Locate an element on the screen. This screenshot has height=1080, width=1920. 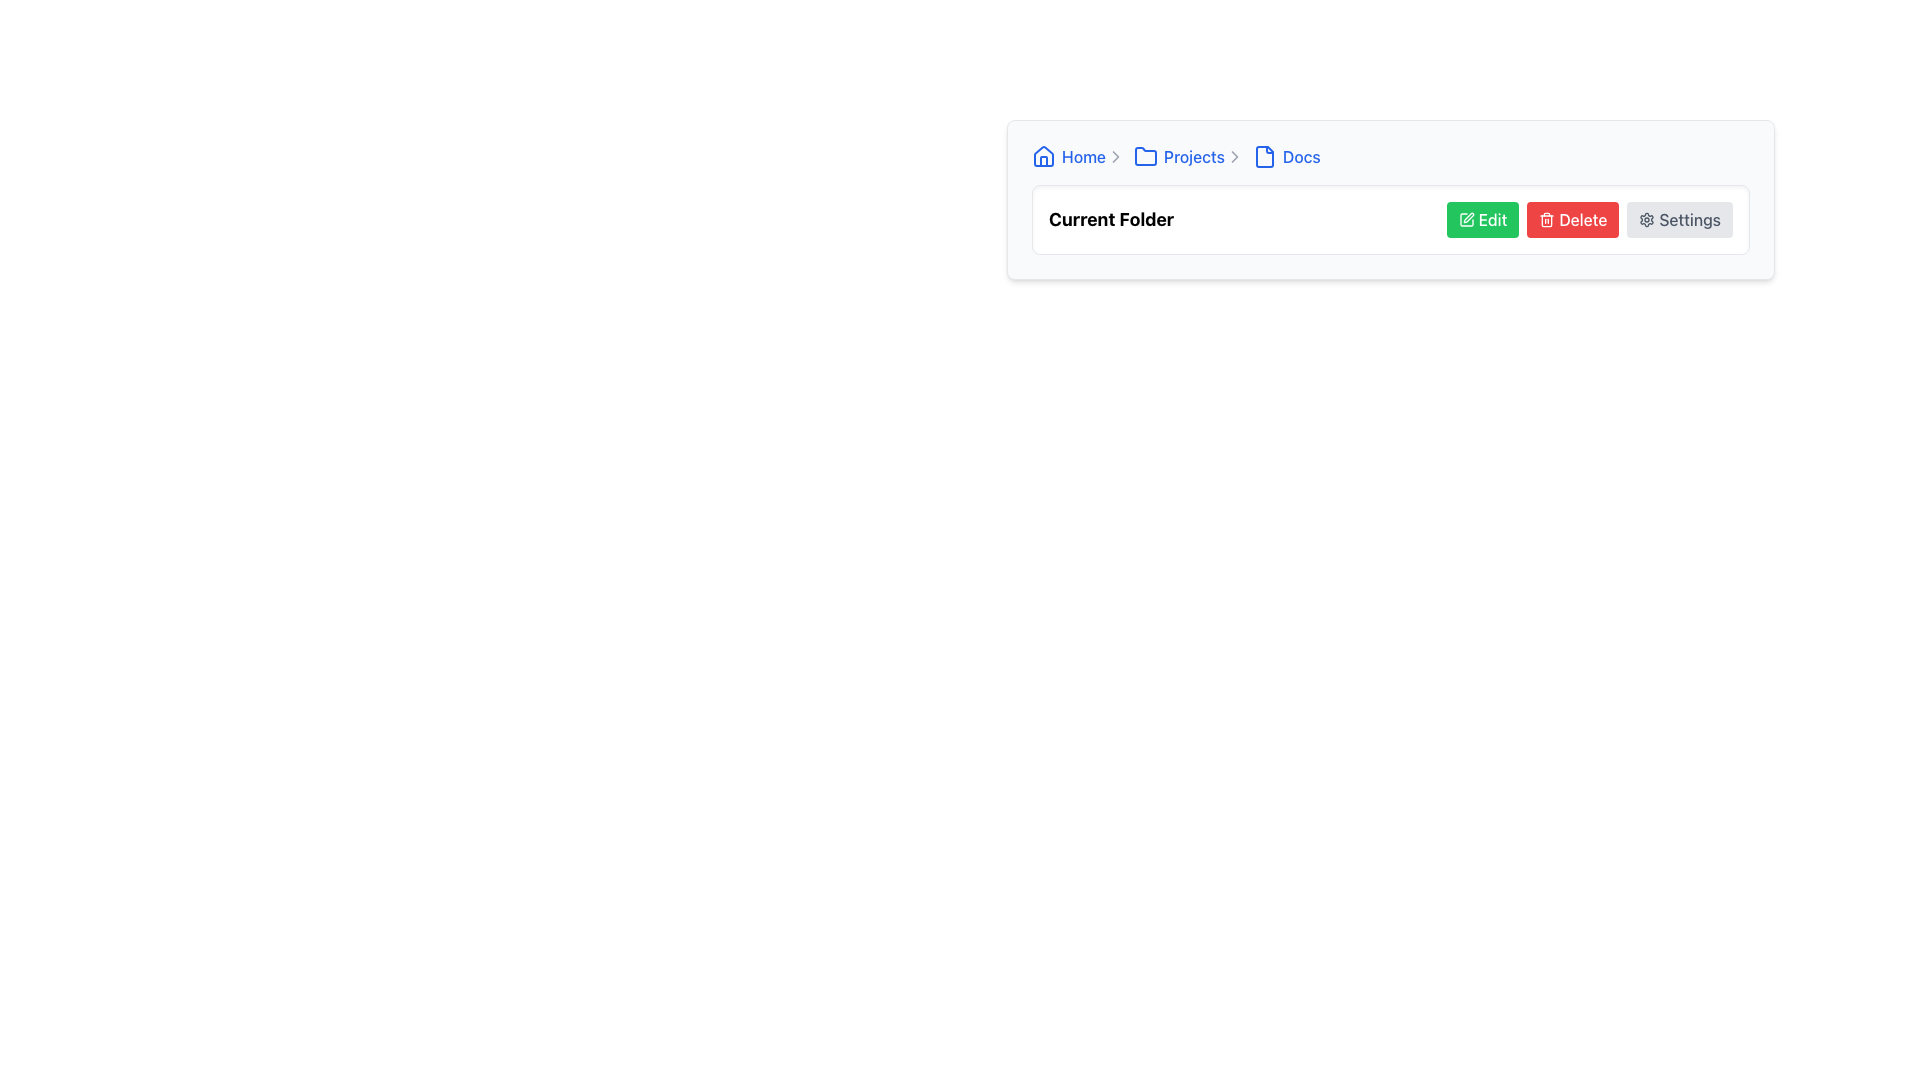
the trash bin icon, which is located to the left of the 'Delete' text within a red button component is located at coordinates (1546, 219).